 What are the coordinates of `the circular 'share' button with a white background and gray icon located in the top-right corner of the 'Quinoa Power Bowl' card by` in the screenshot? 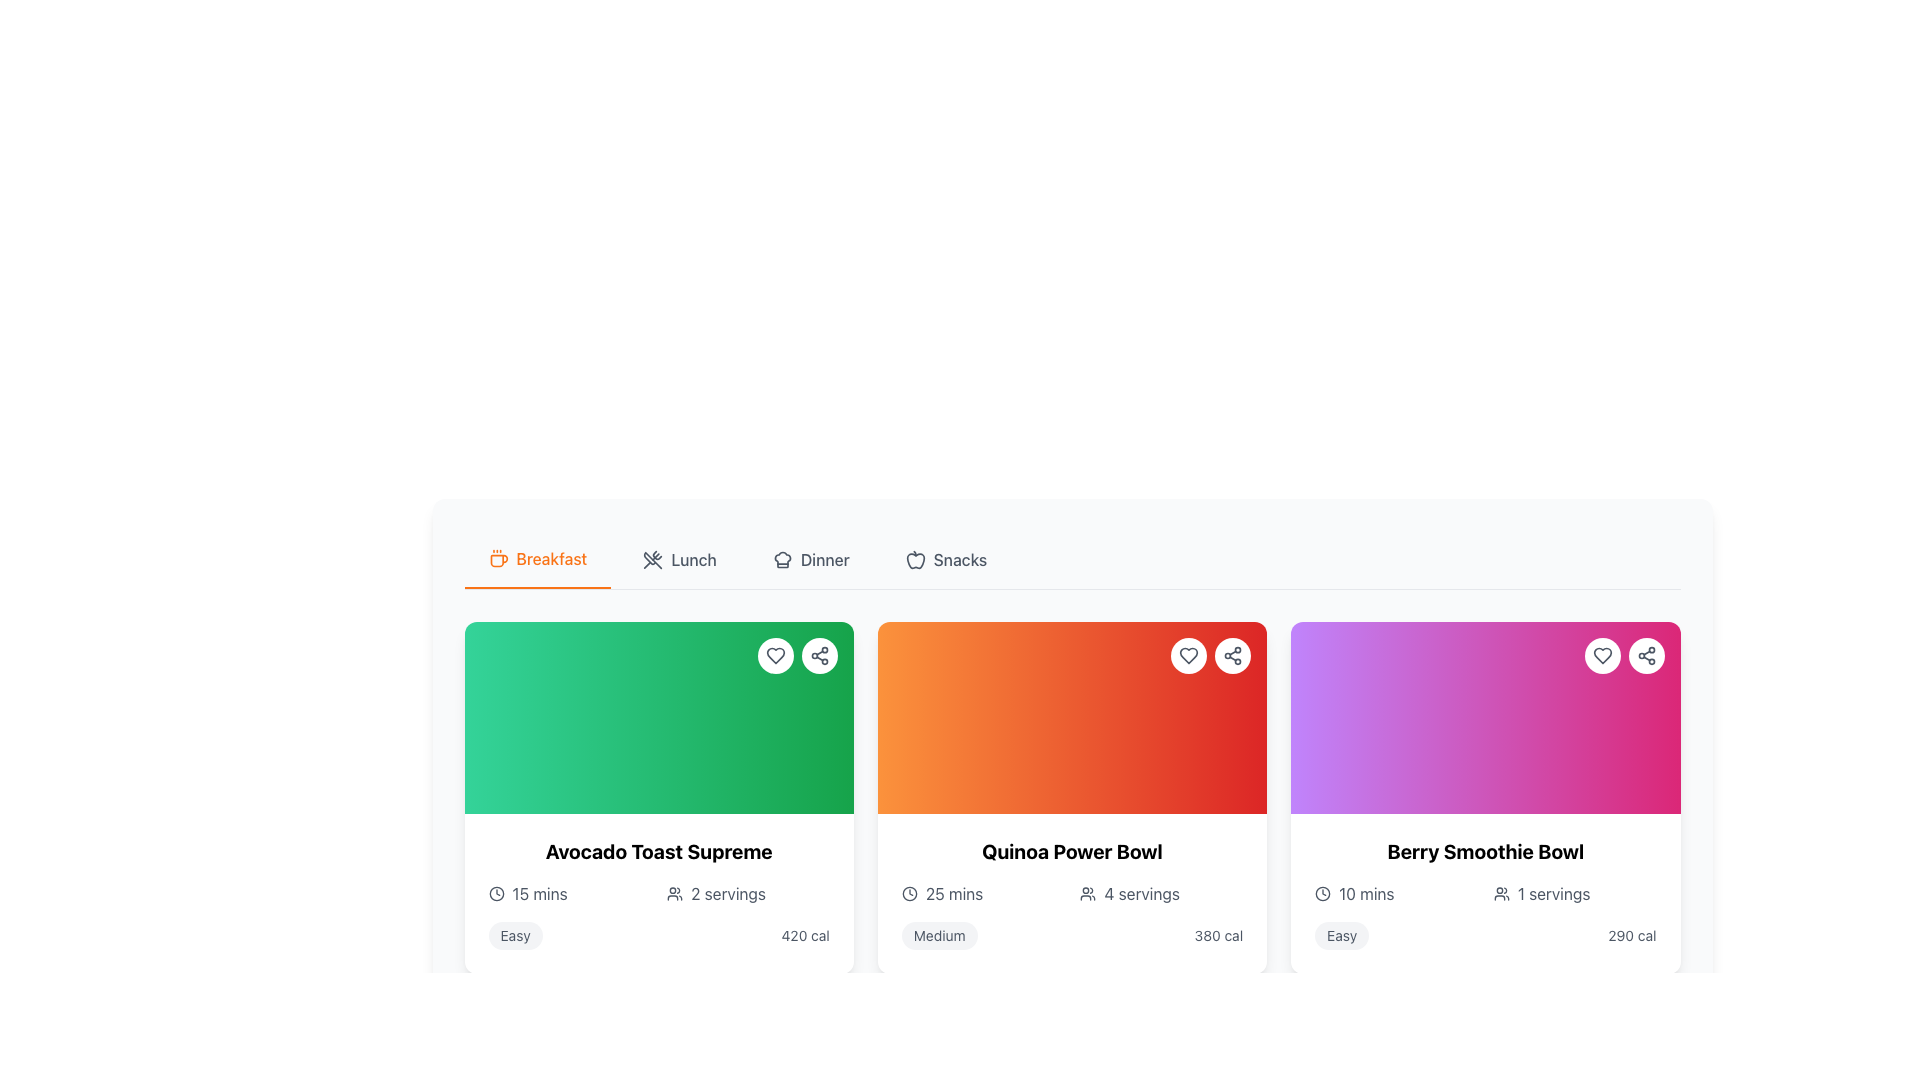 It's located at (1232, 655).